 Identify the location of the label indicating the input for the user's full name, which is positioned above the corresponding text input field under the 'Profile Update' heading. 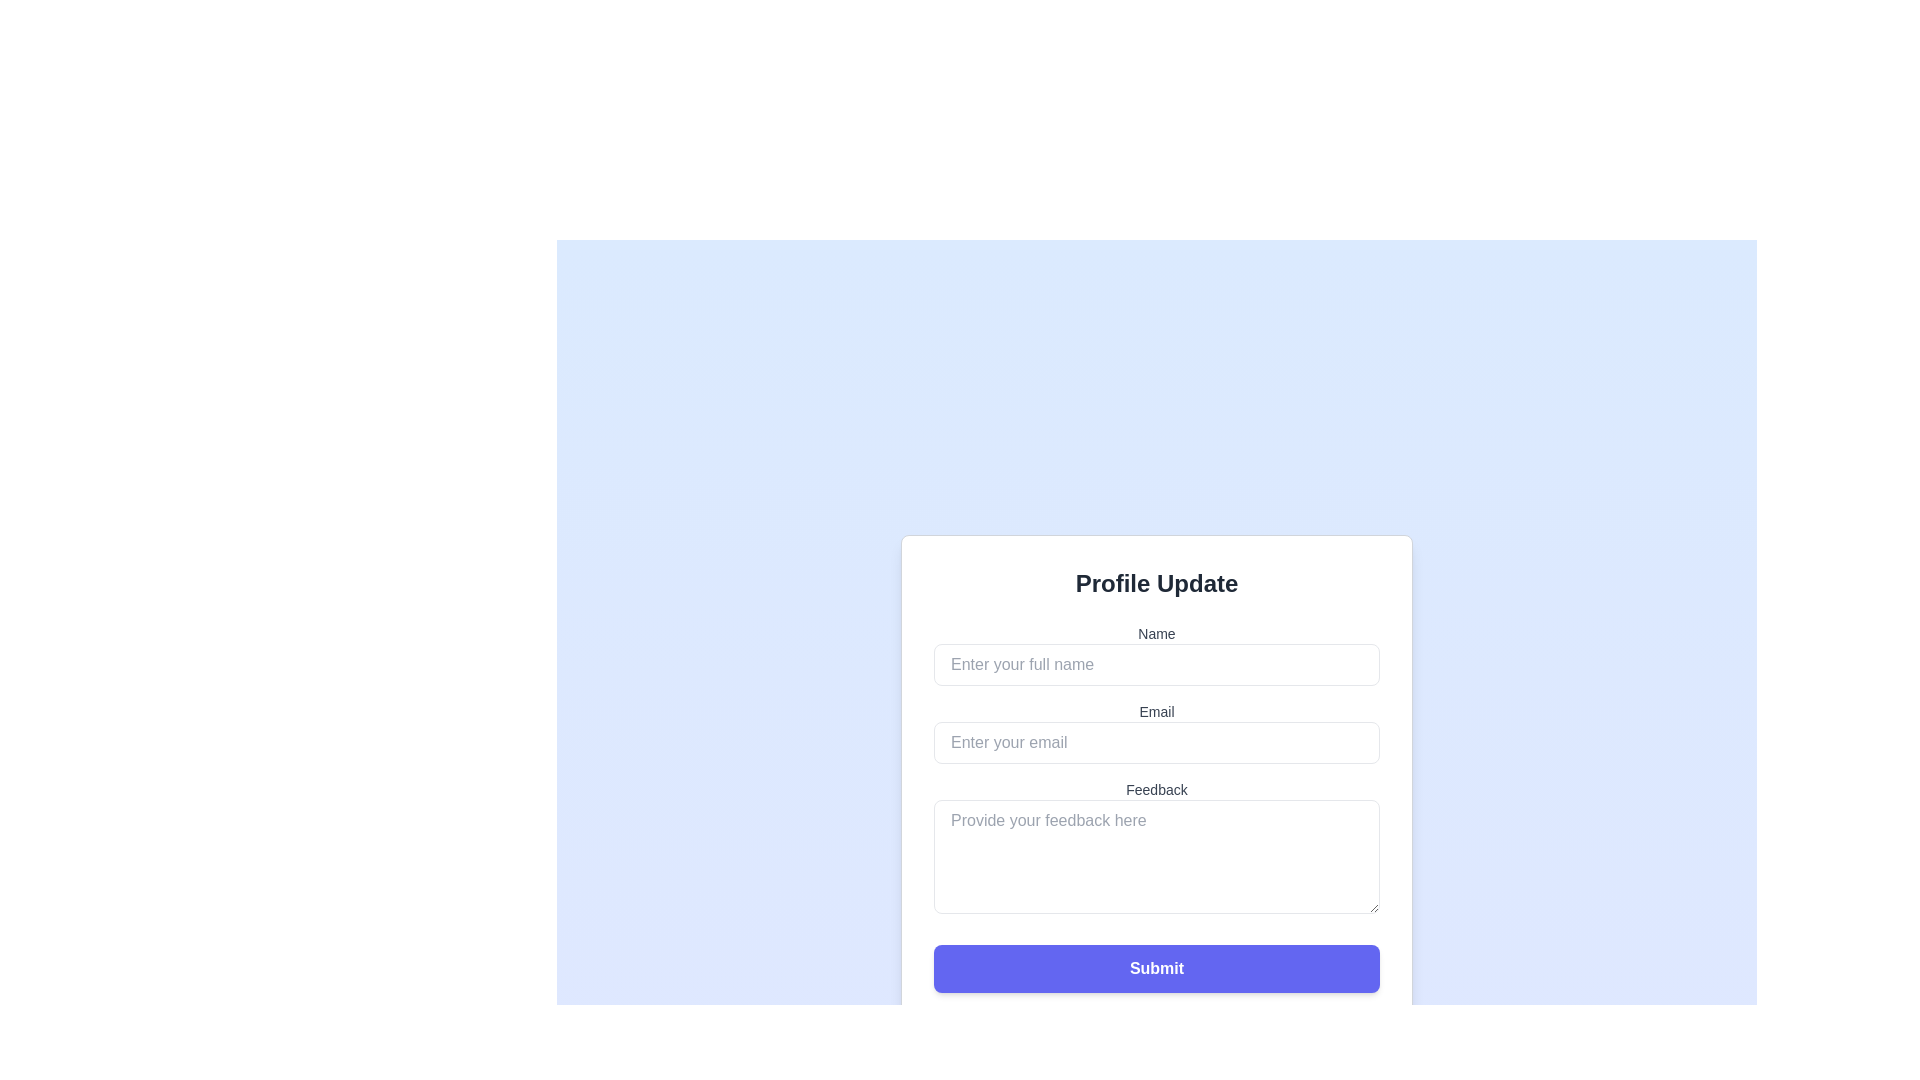
(1156, 633).